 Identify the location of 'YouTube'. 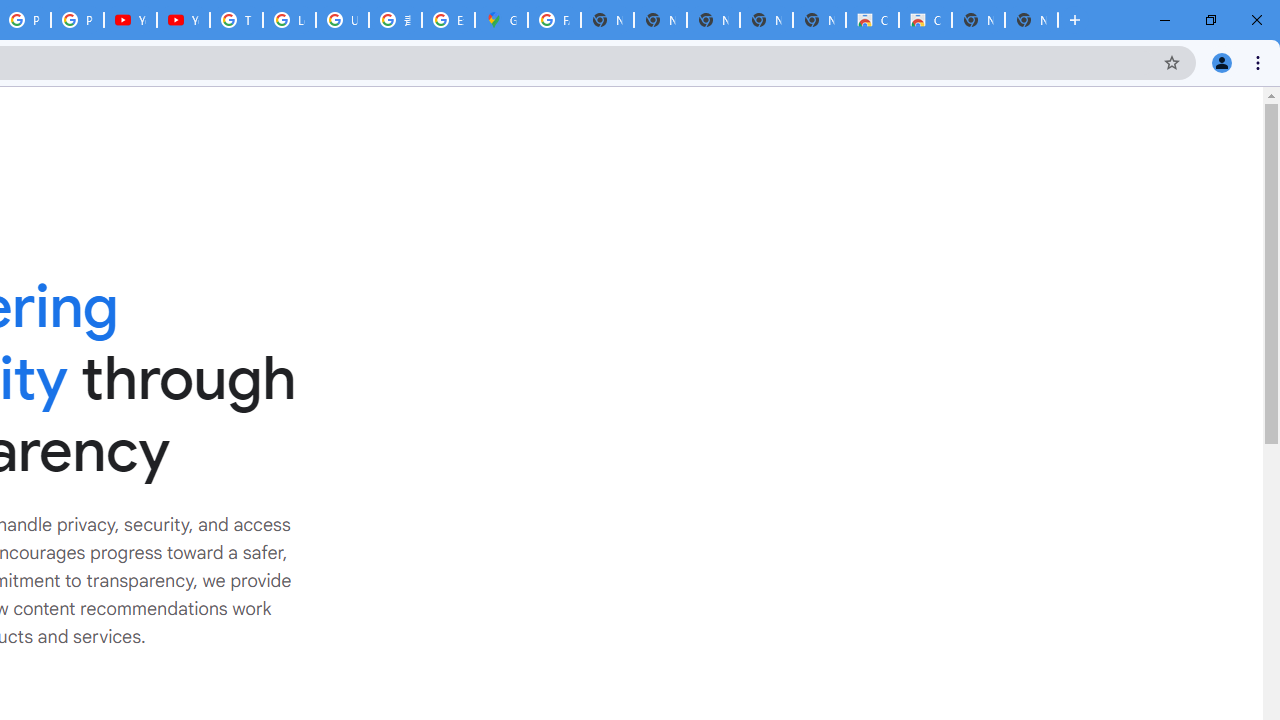
(183, 20).